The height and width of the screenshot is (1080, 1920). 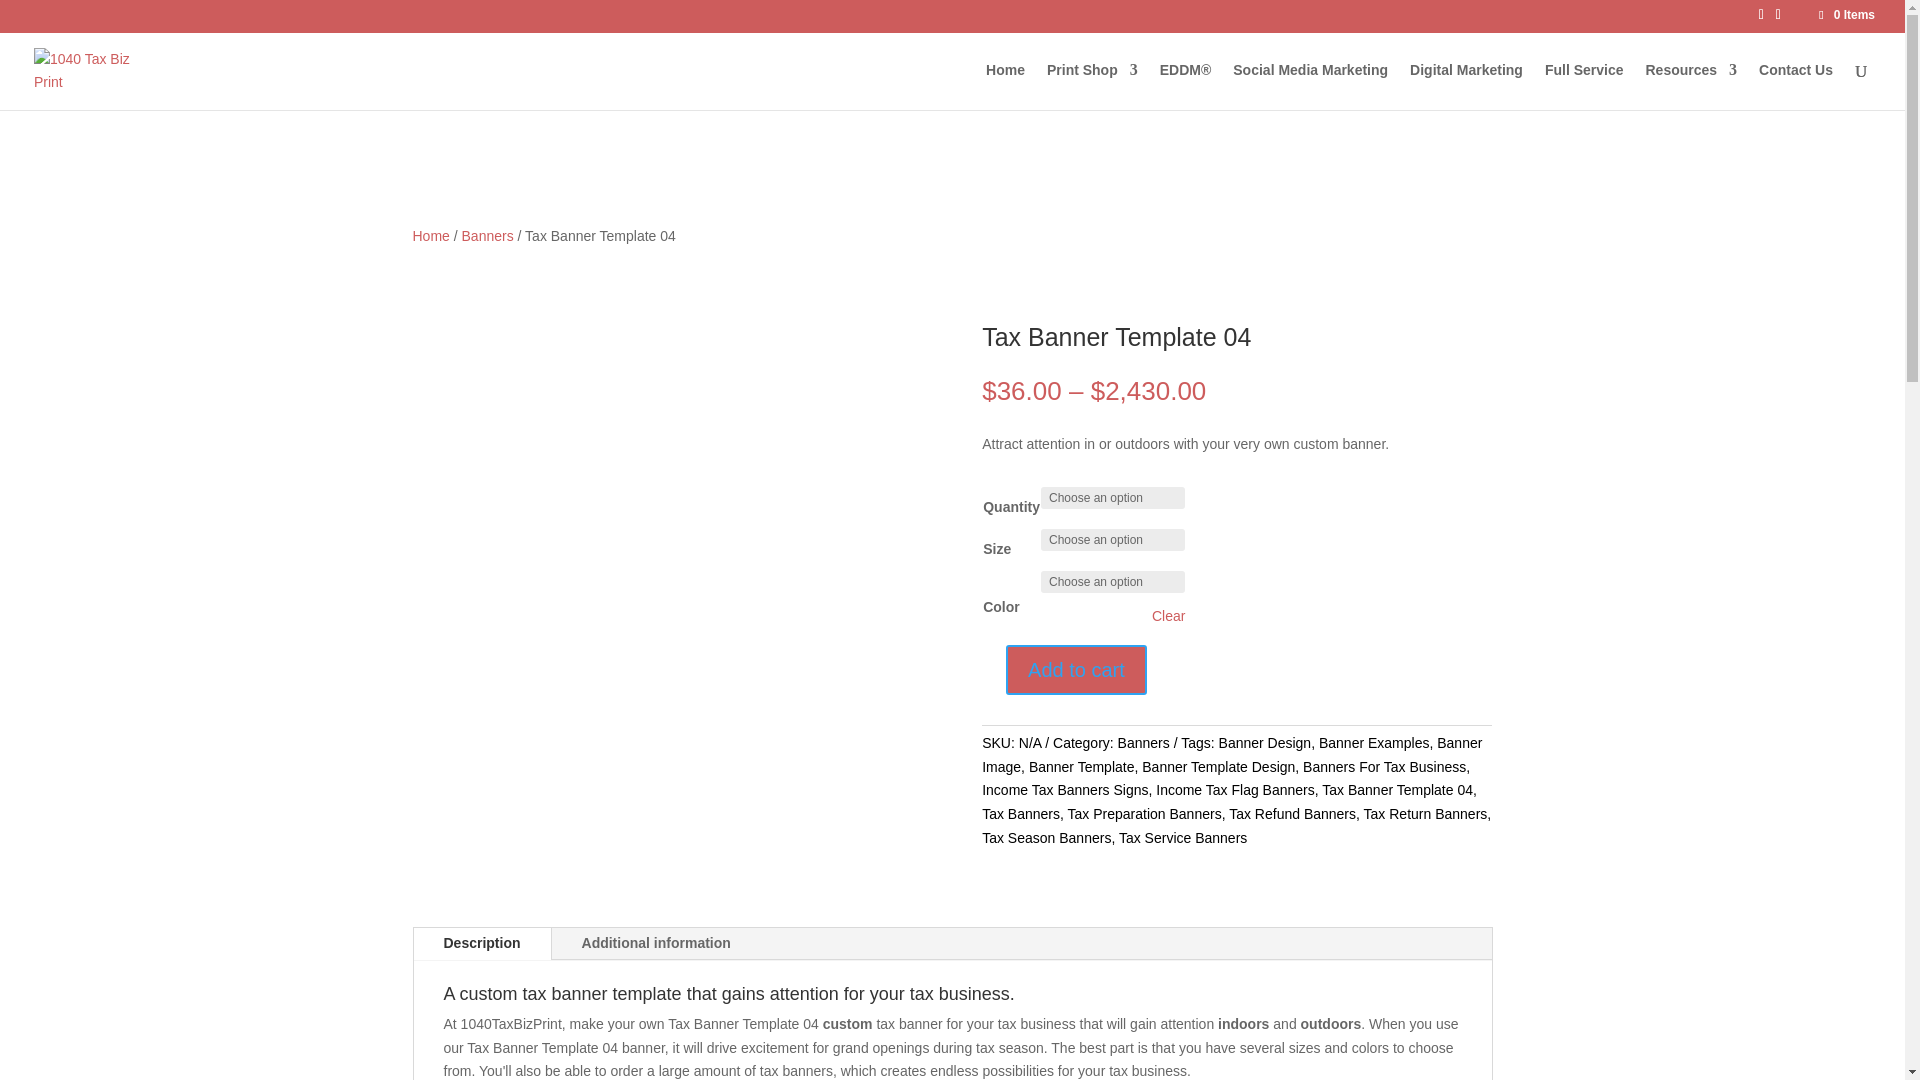 I want to click on 'Digital Marketing', so click(x=1466, y=85).